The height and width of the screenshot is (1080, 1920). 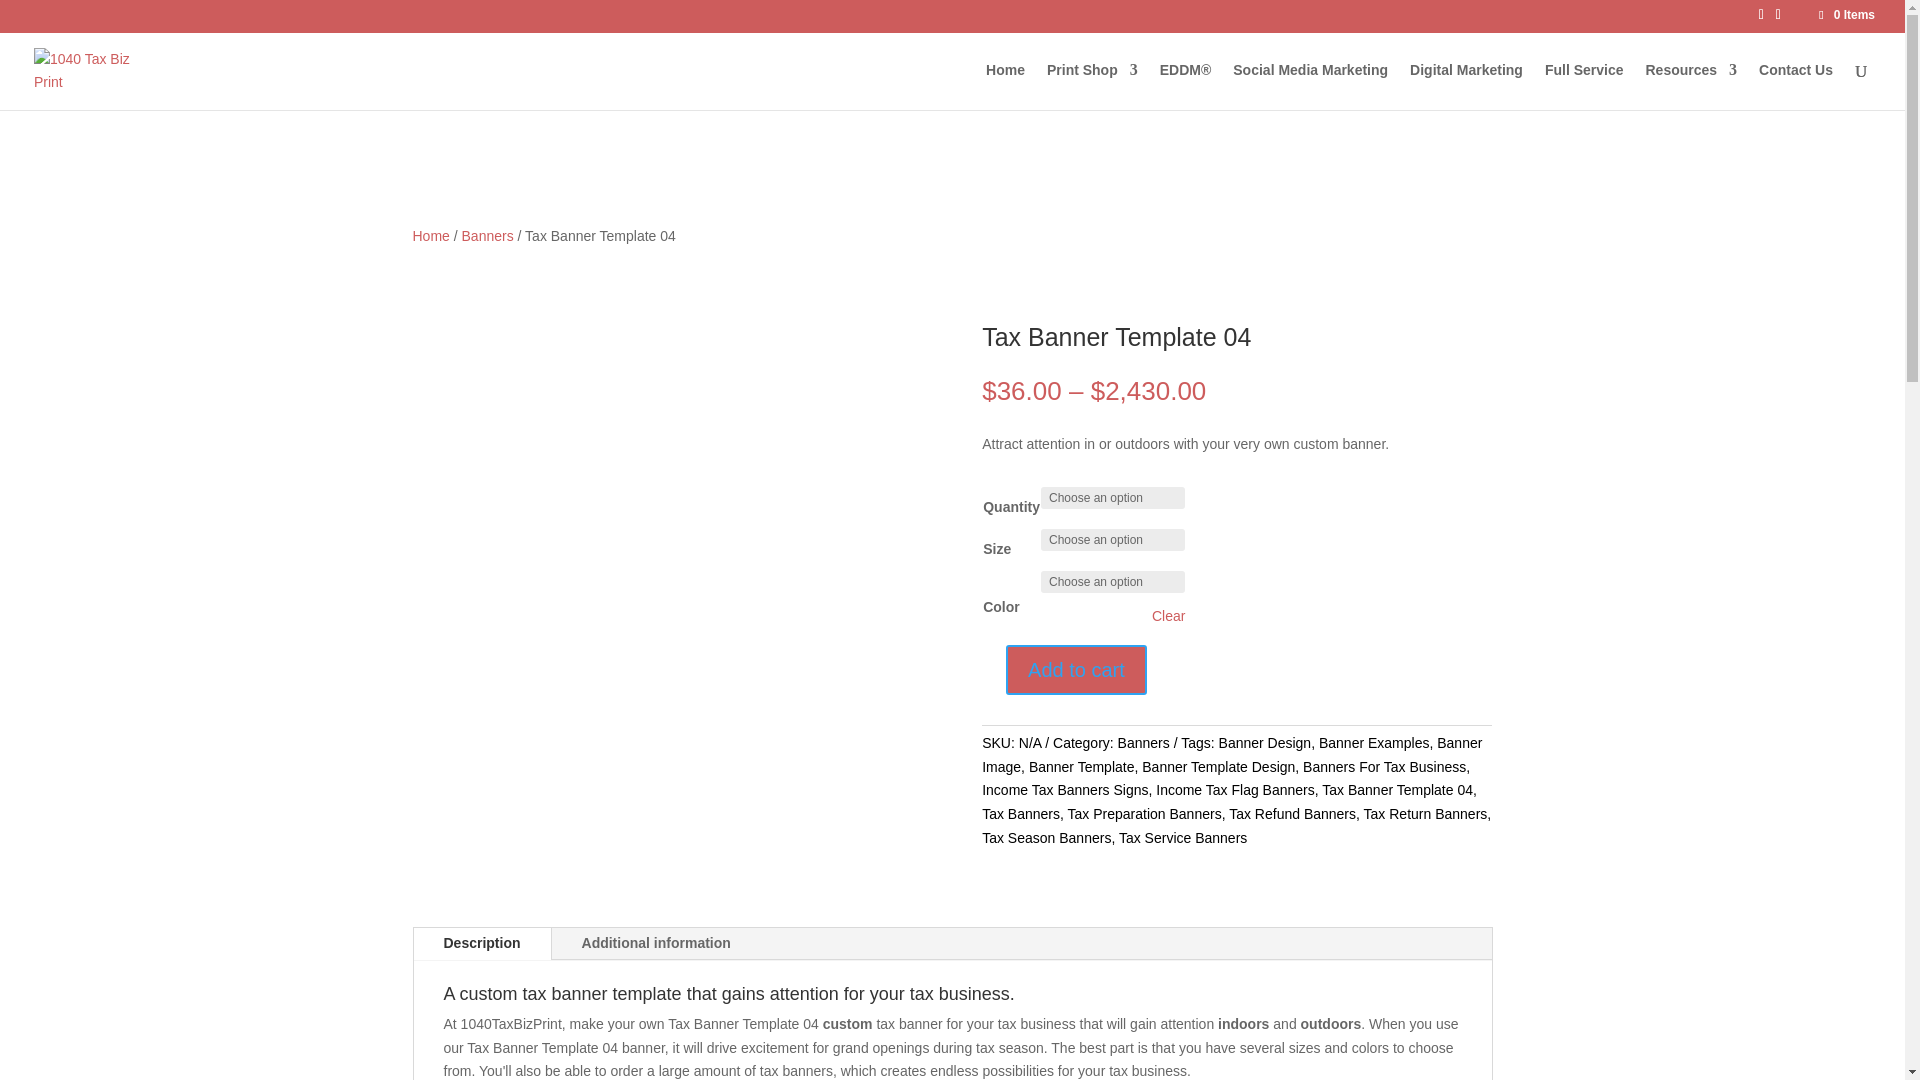 I want to click on 'Digital Marketing', so click(x=1466, y=85).